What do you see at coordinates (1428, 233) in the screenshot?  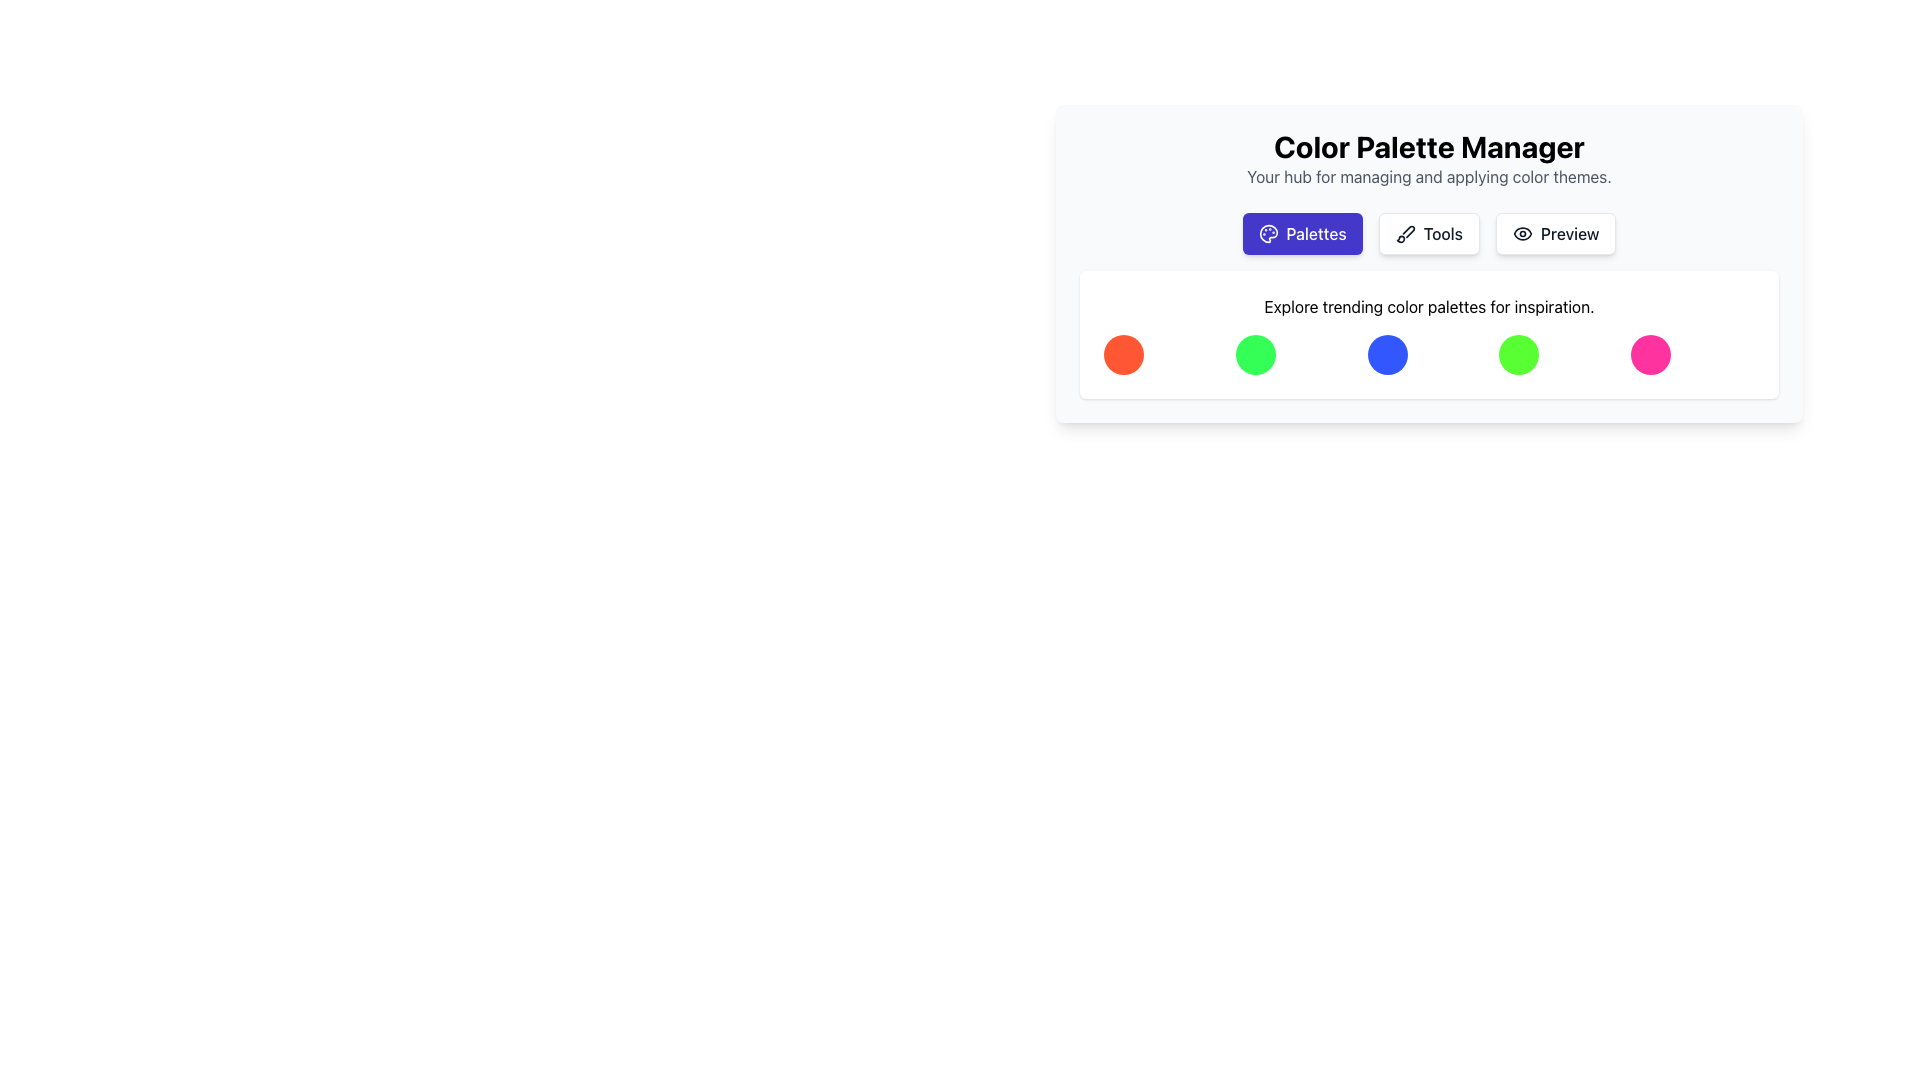 I see `the 'Tools' button located between the 'Palettes' button and the 'Preview' button` at bounding box center [1428, 233].